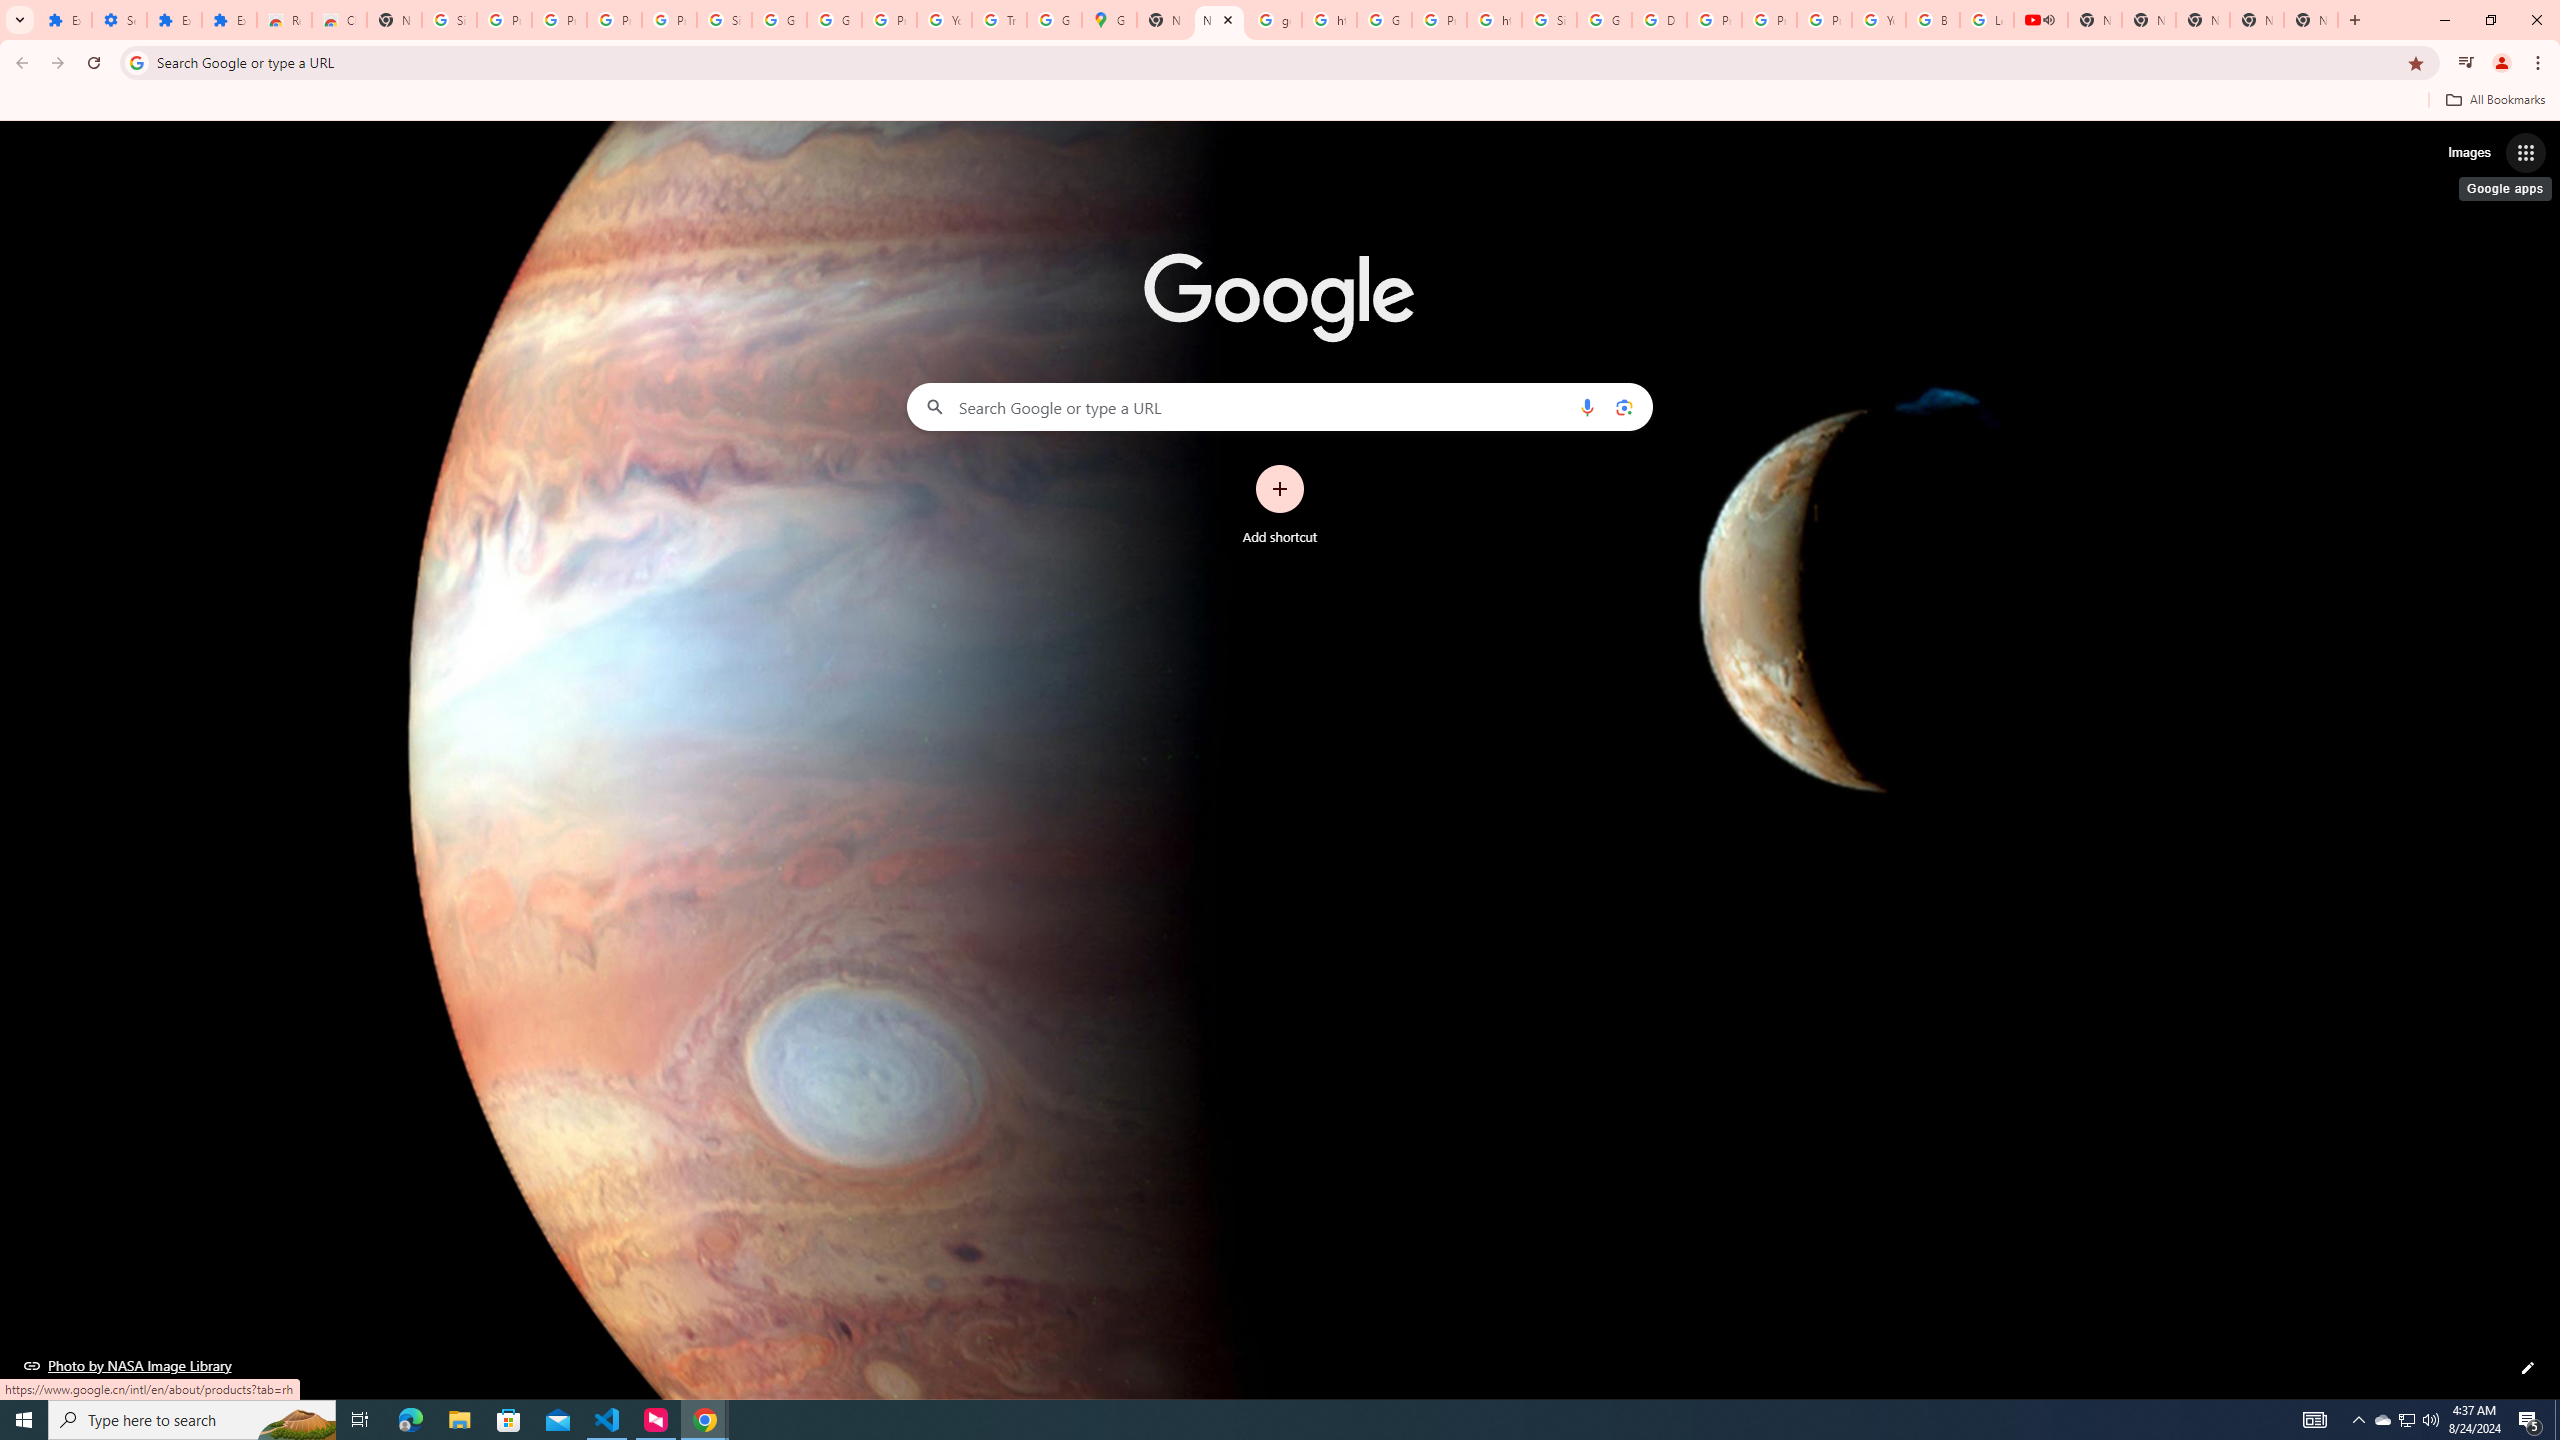  What do you see at coordinates (284, 19) in the screenshot?
I see `'Reviews: Helix Fruit Jump Arcade Game'` at bounding box center [284, 19].